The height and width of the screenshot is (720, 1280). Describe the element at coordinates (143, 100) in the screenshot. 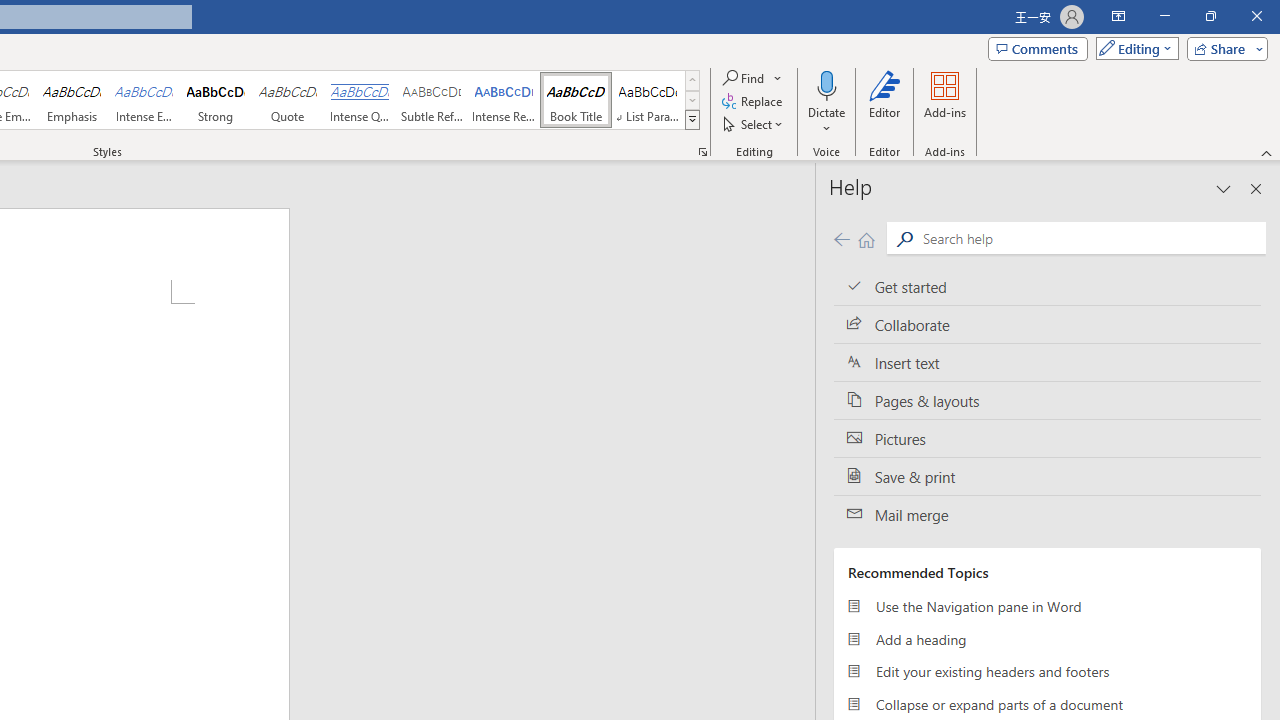

I see `'Intense Emphasis'` at that location.